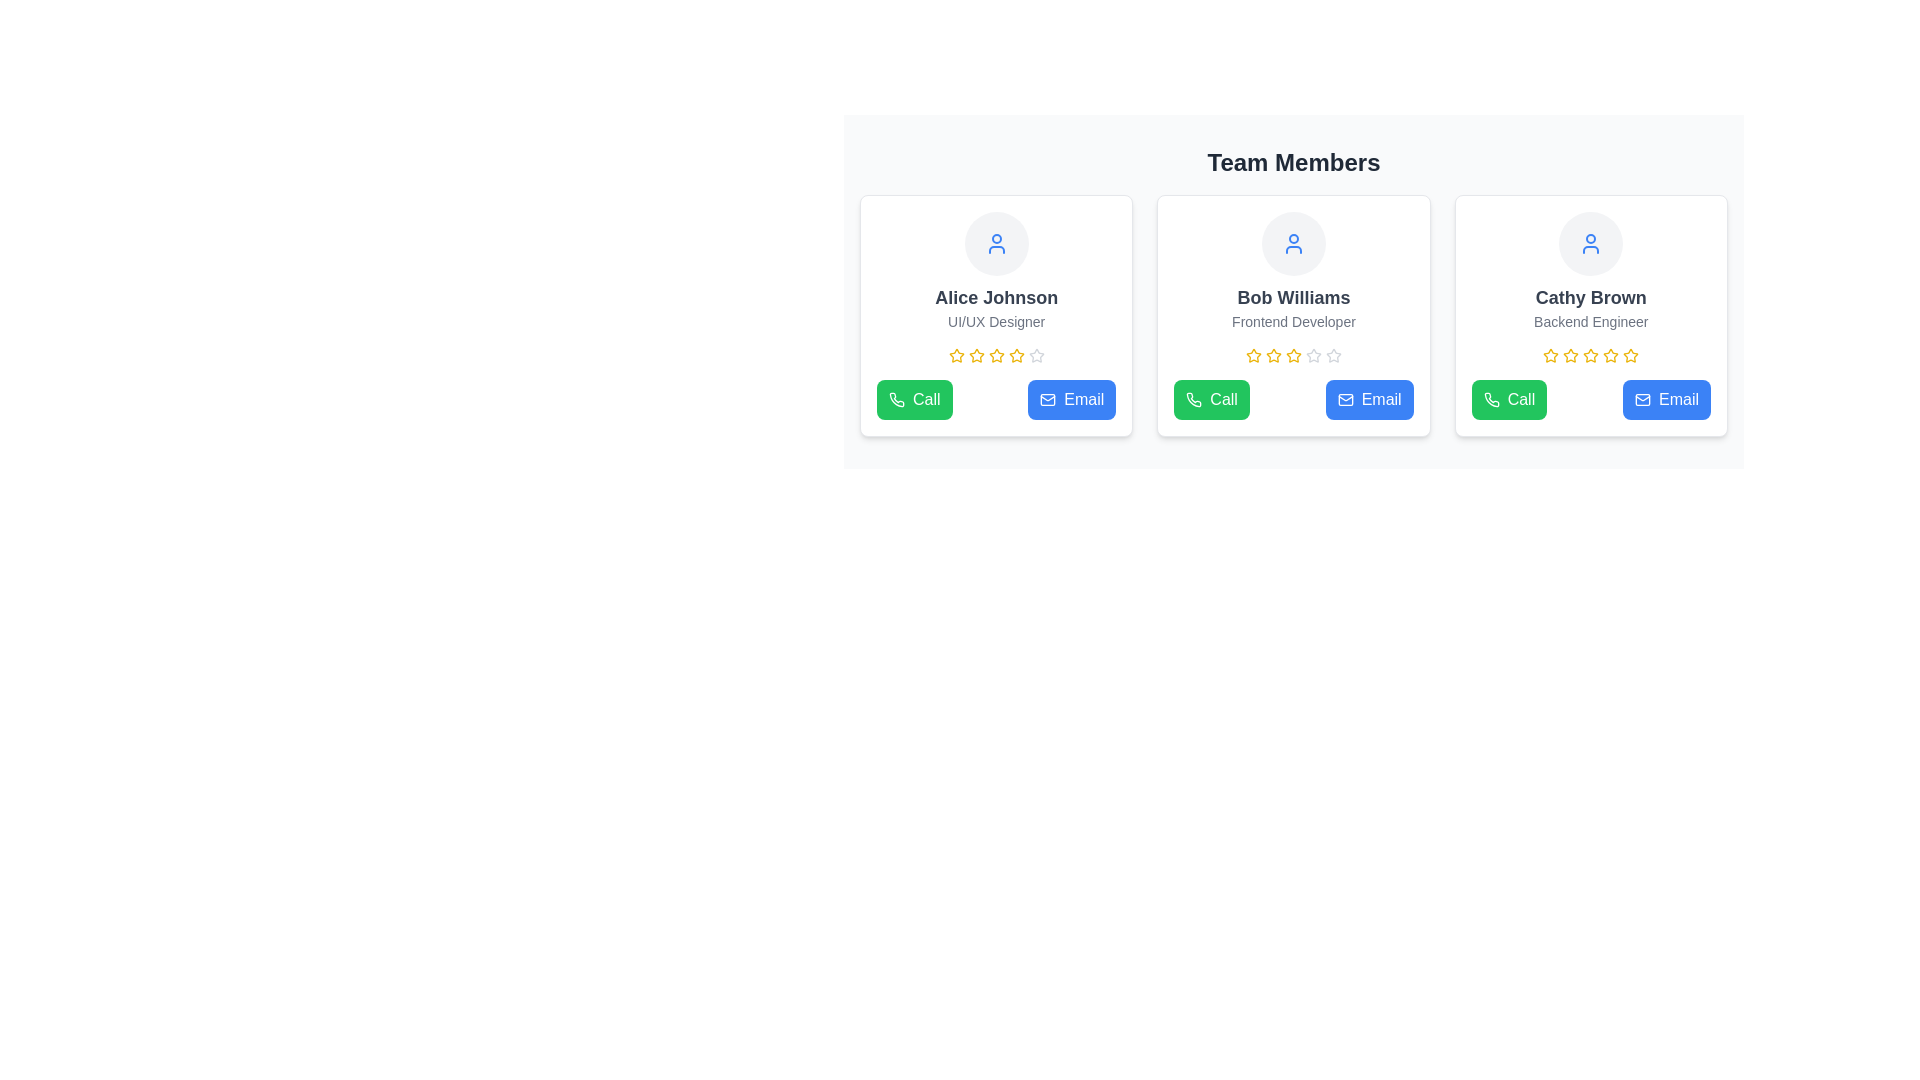 Image resolution: width=1920 pixels, height=1080 pixels. I want to click on the first yellow star icon in the rating system below the profile card of 'Alice Johnson', who is a UI/UX Designer, so click(955, 354).